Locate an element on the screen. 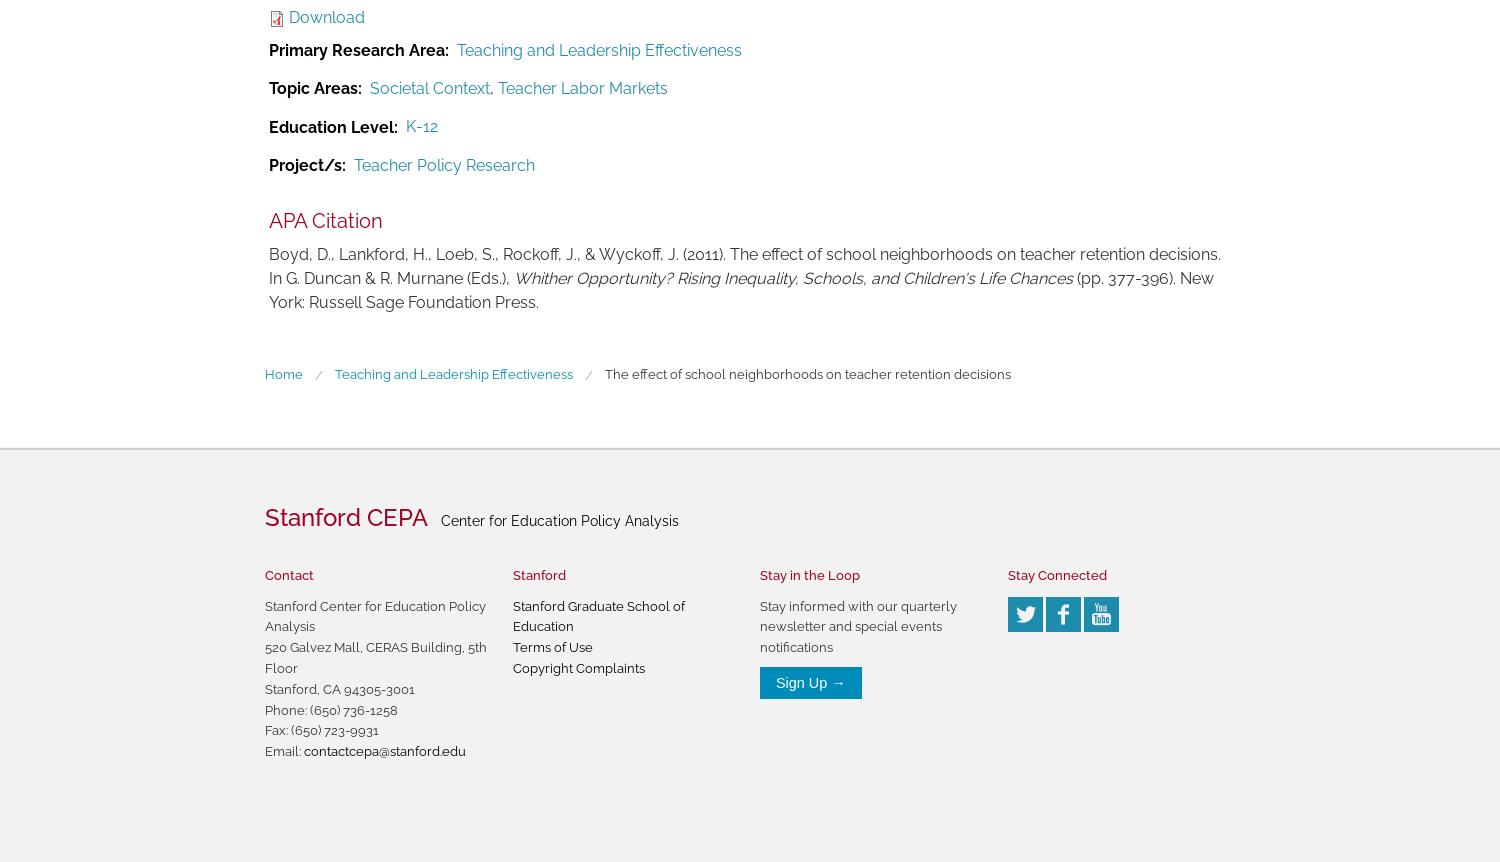  'Topic Areas:' is located at coordinates (314, 87).